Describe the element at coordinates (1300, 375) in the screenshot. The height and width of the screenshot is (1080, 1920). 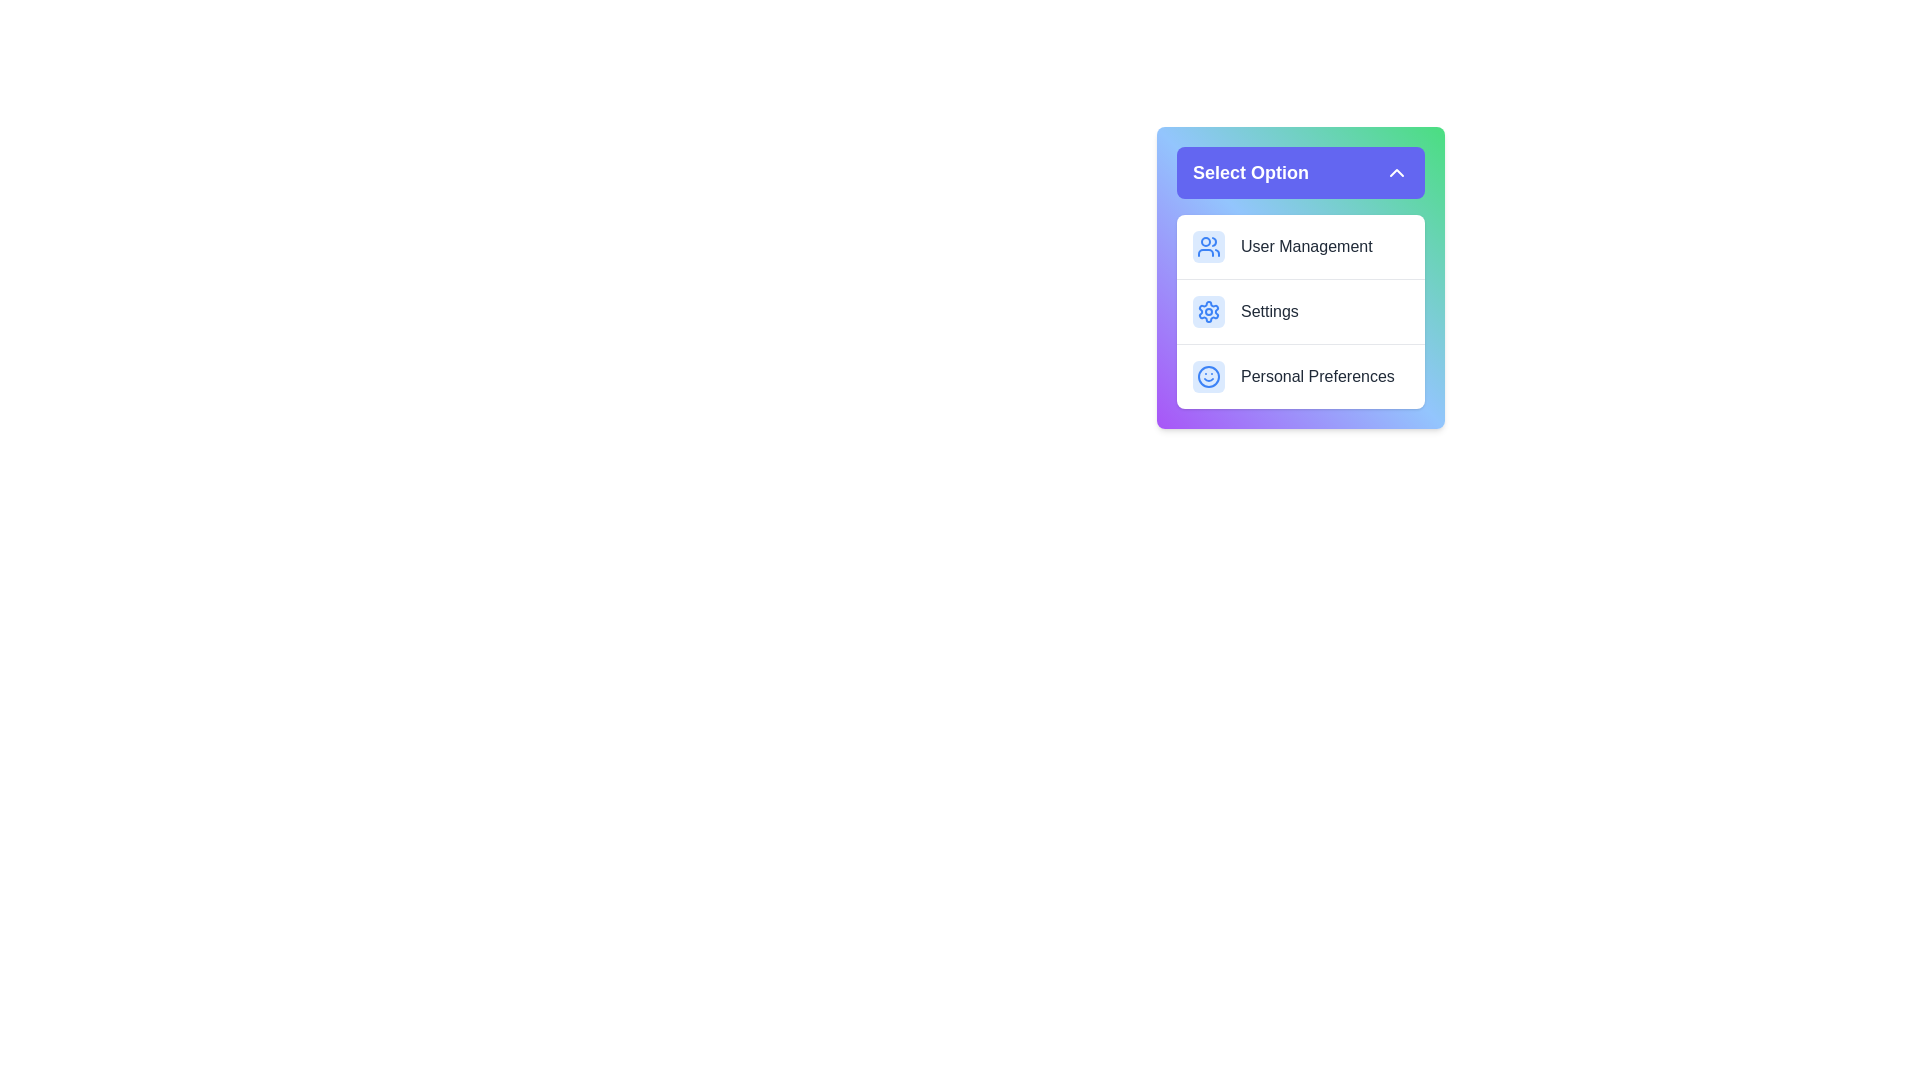
I see `the 'Personal Preferences' menu item, which is the third item in the vertical list under the 'Select Option' header, to change its background styling` at that location.